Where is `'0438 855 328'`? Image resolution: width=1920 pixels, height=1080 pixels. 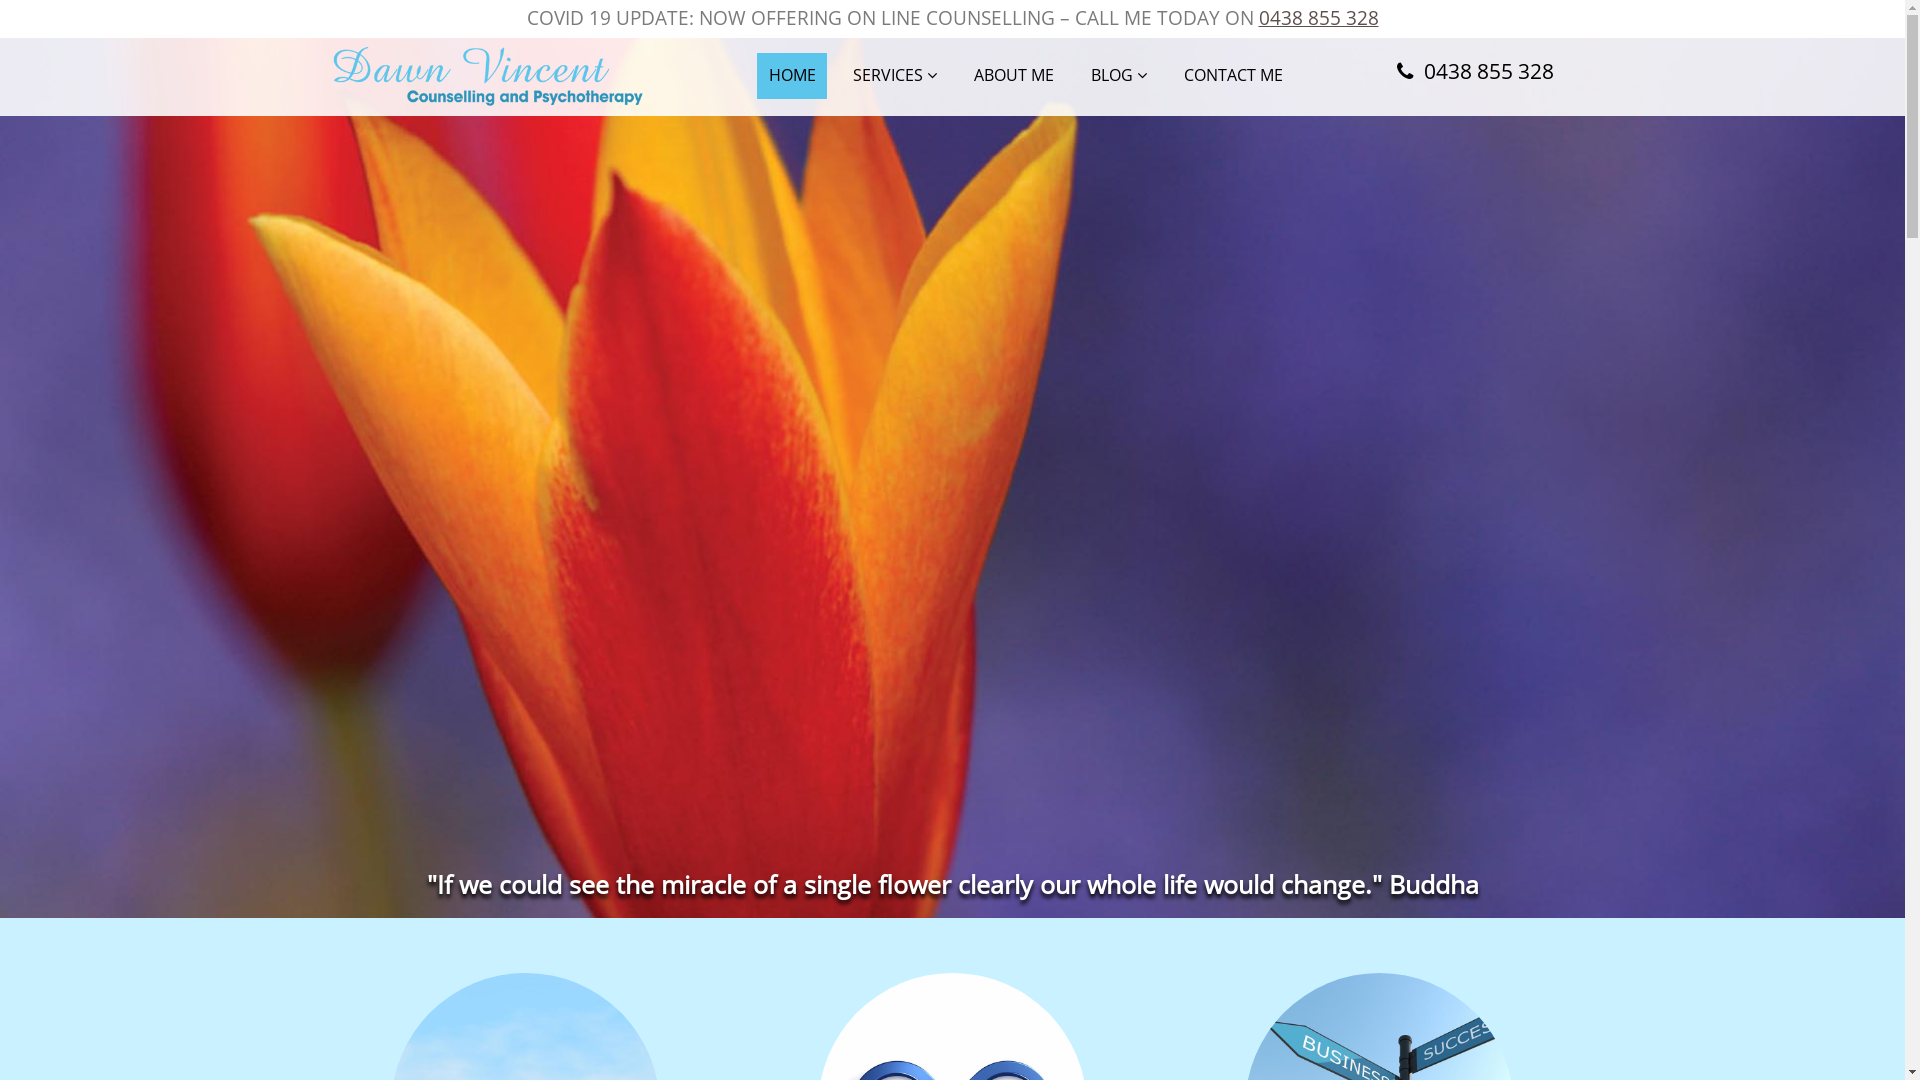 '0438 855 328' is located at coordinates (1472, 72).